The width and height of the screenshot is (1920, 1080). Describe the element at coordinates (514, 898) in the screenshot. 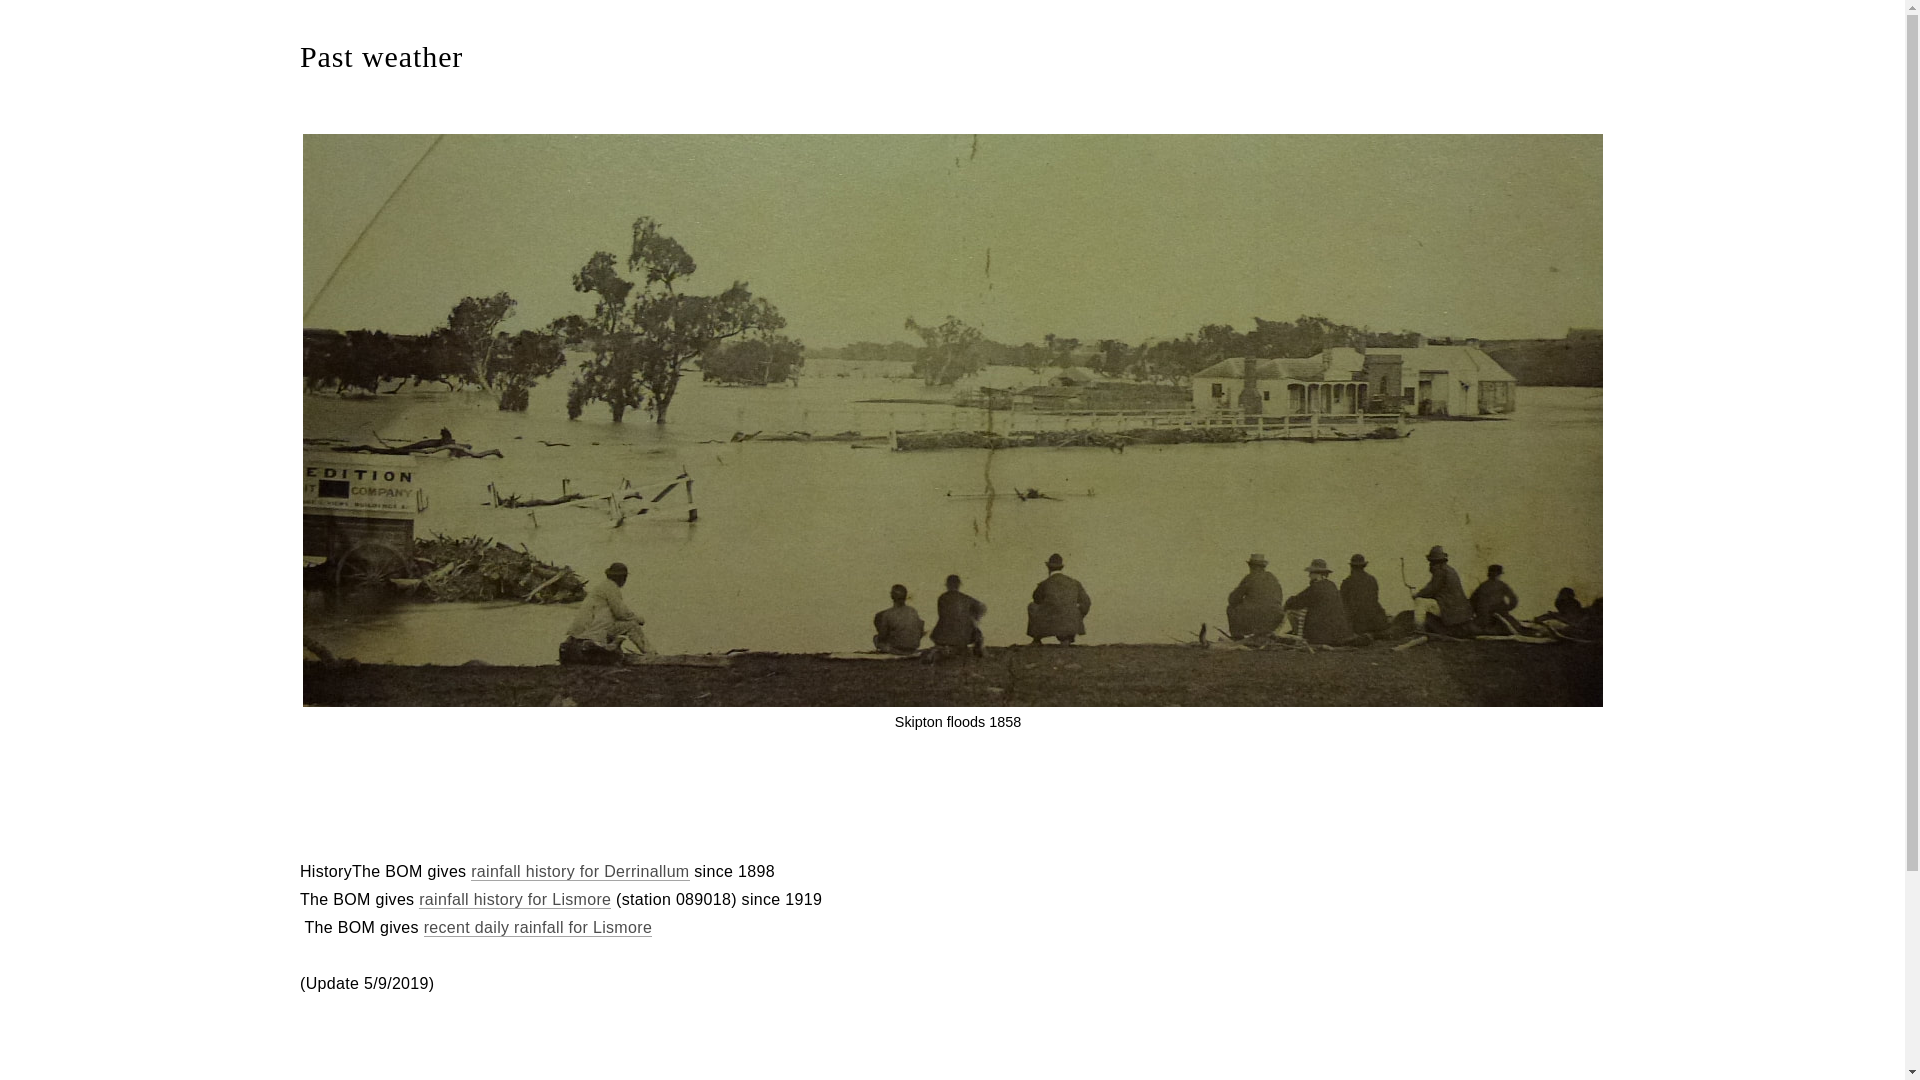

I see `'rainfall history for Lismore'` at that location.